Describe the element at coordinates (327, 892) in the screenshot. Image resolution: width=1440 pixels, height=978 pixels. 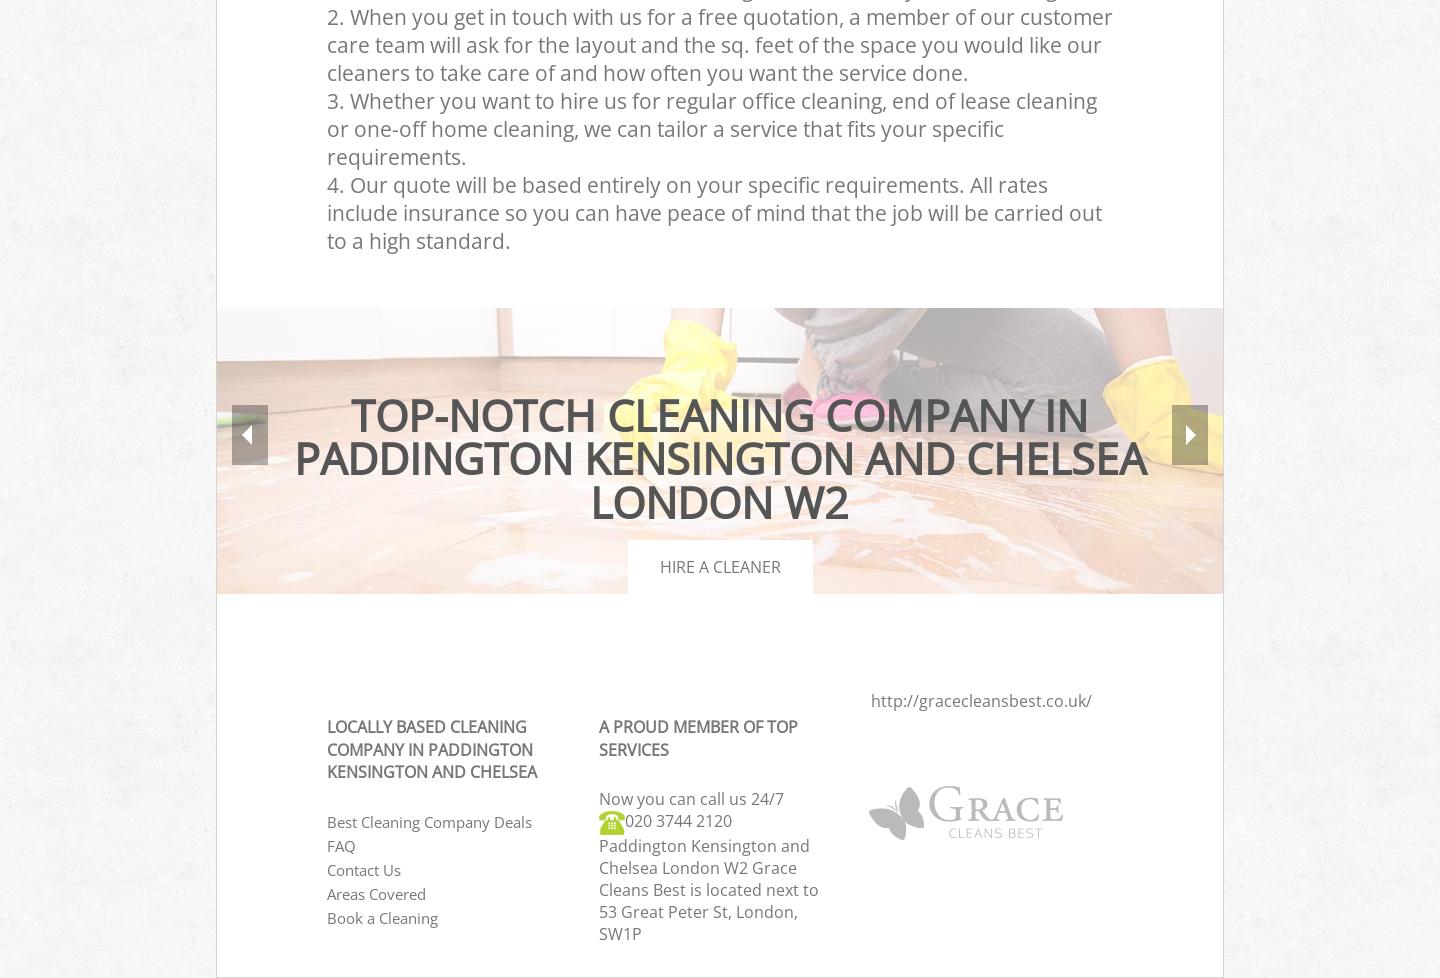
I see `'Areas Covered'` at that location.